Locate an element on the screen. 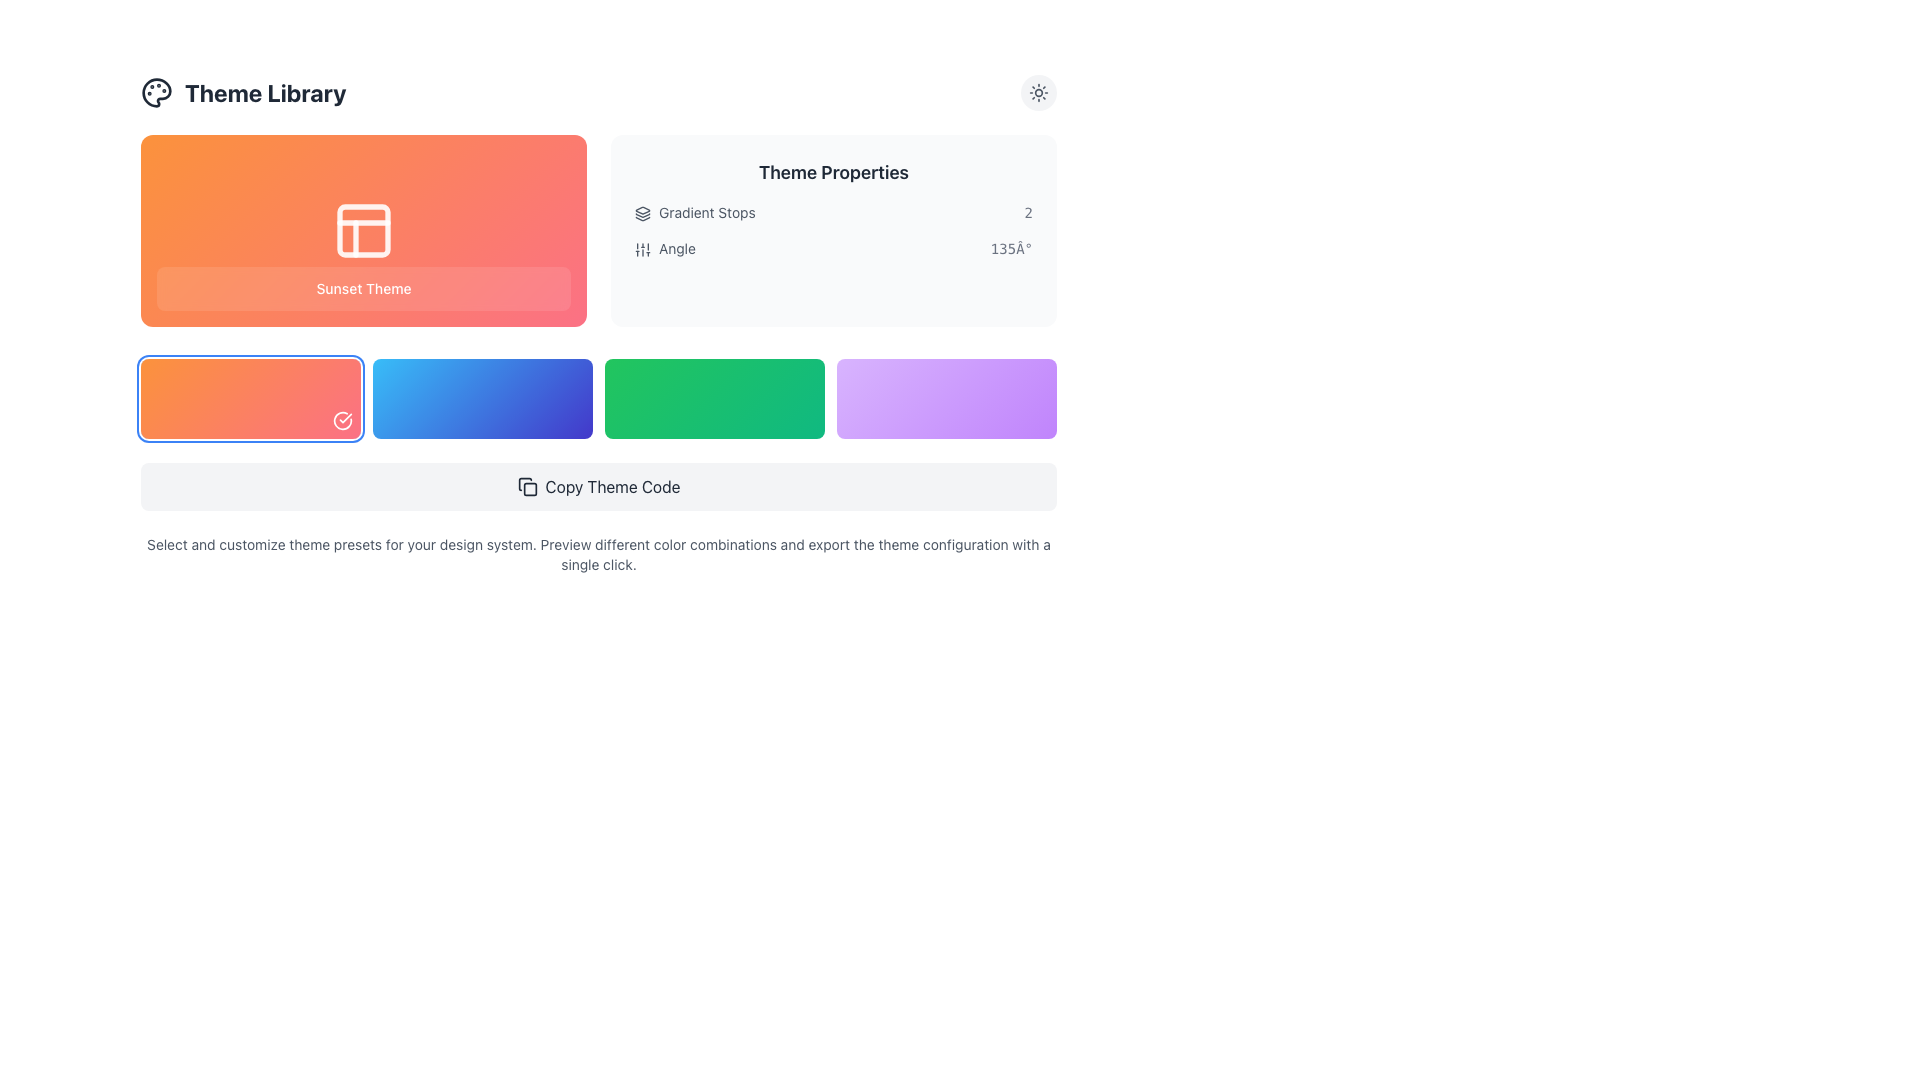 This screenshot has height=1080, width=1920. the third interactive card is located at coordinates (715, 398).